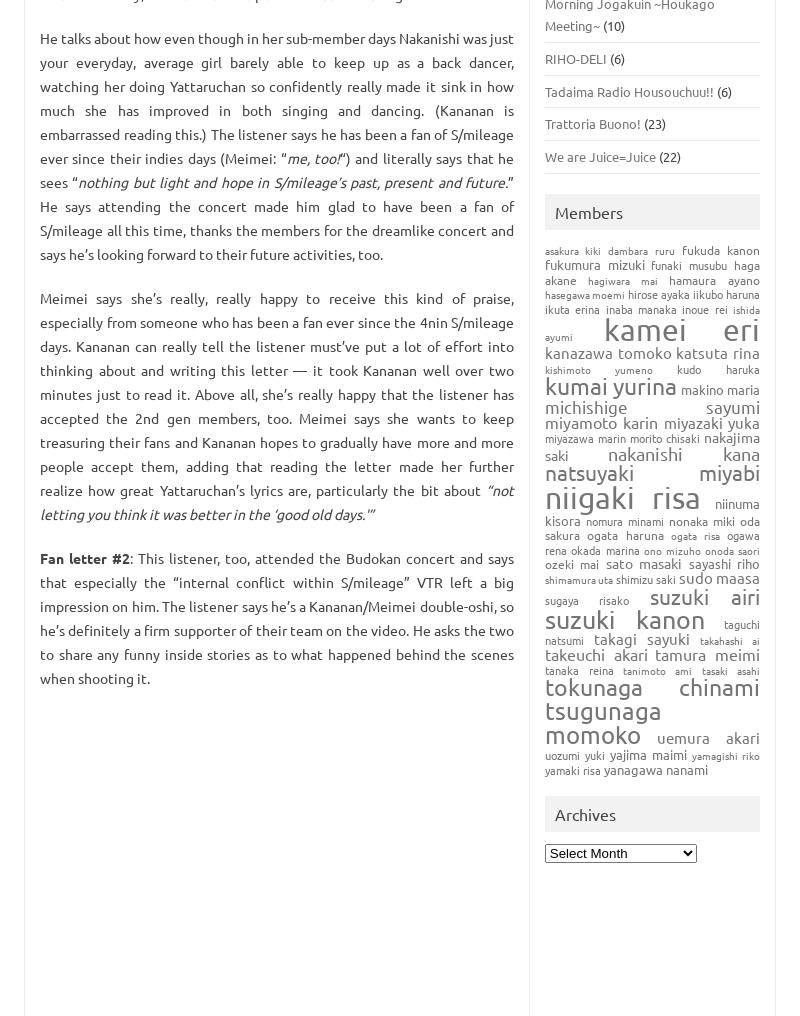 This screenshot has height=1016, width=800. Describe the element at coordinates (672, 548) in the screenshot. I see `'Ono Mizuho'` at that location.